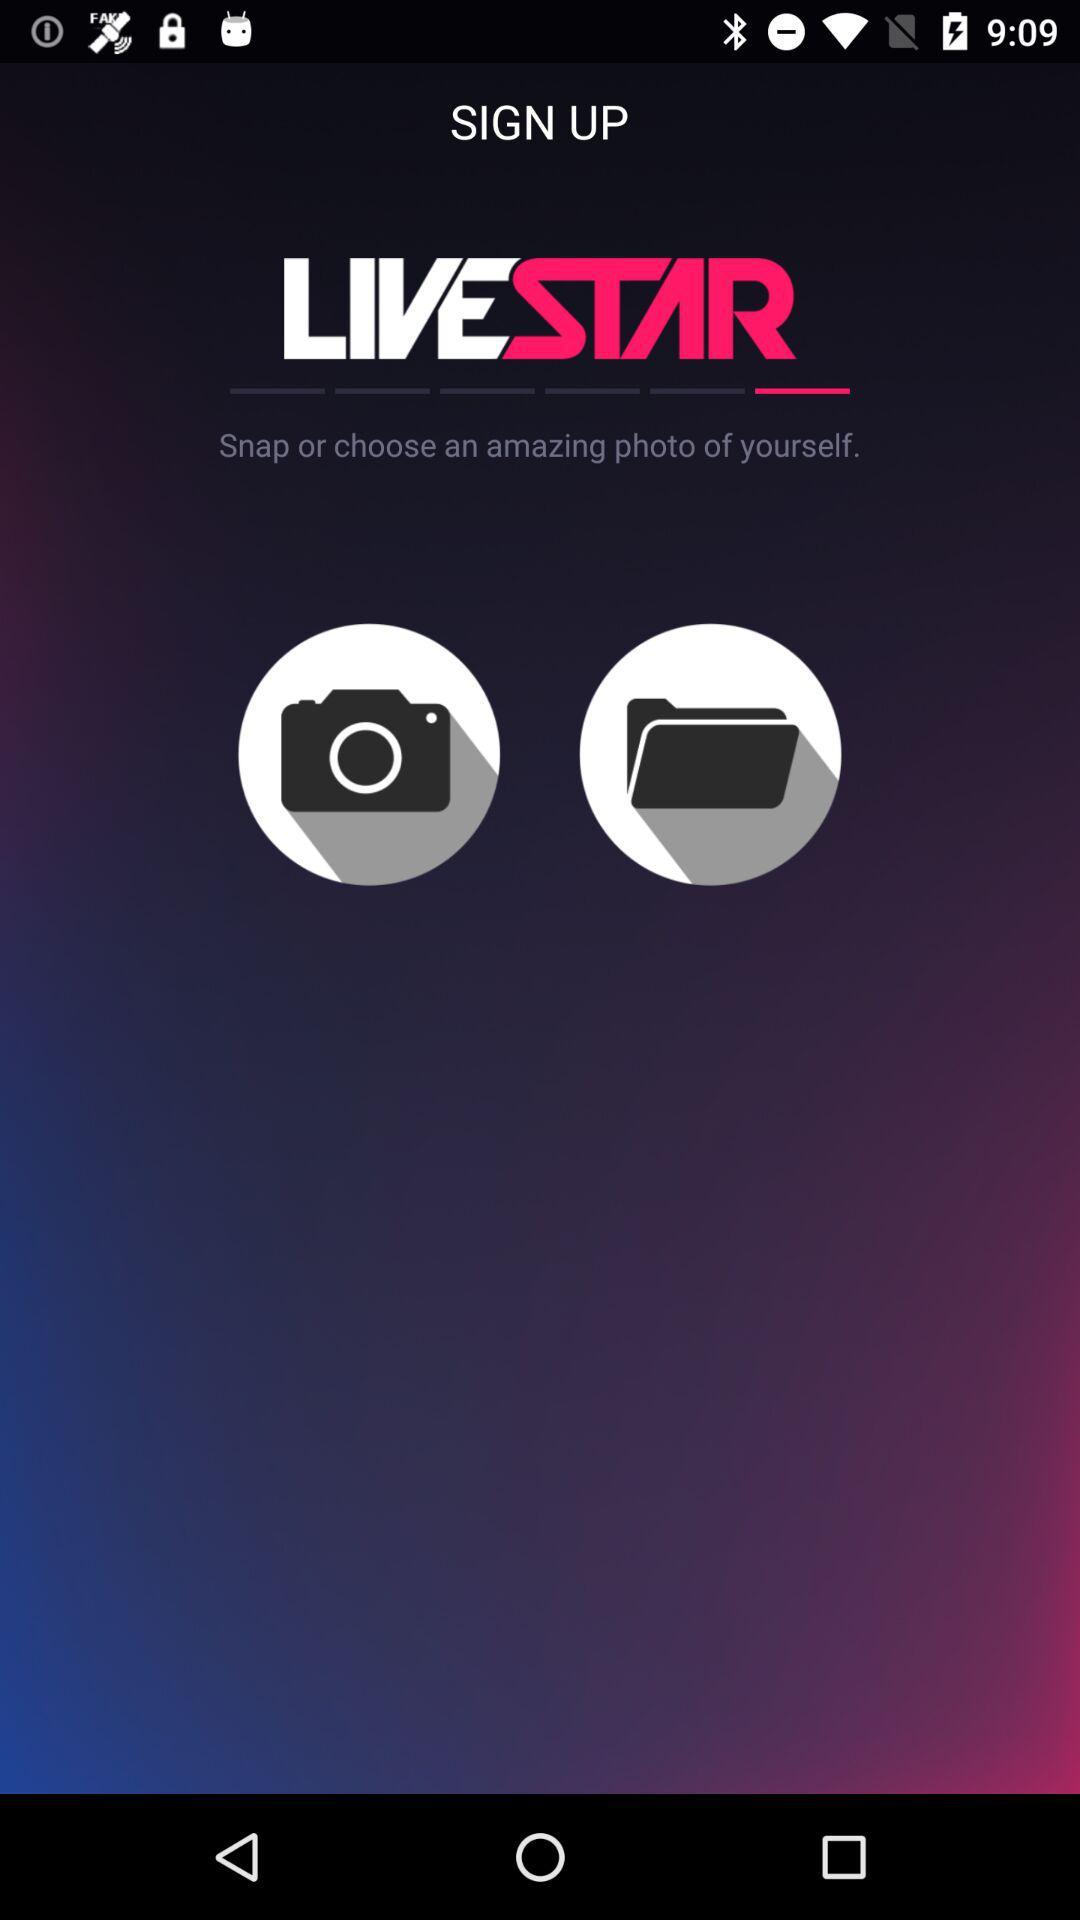 Image resolution: width=1080 pixels, height=1920 pixels. I want to click on photo option, so click(369, 753).